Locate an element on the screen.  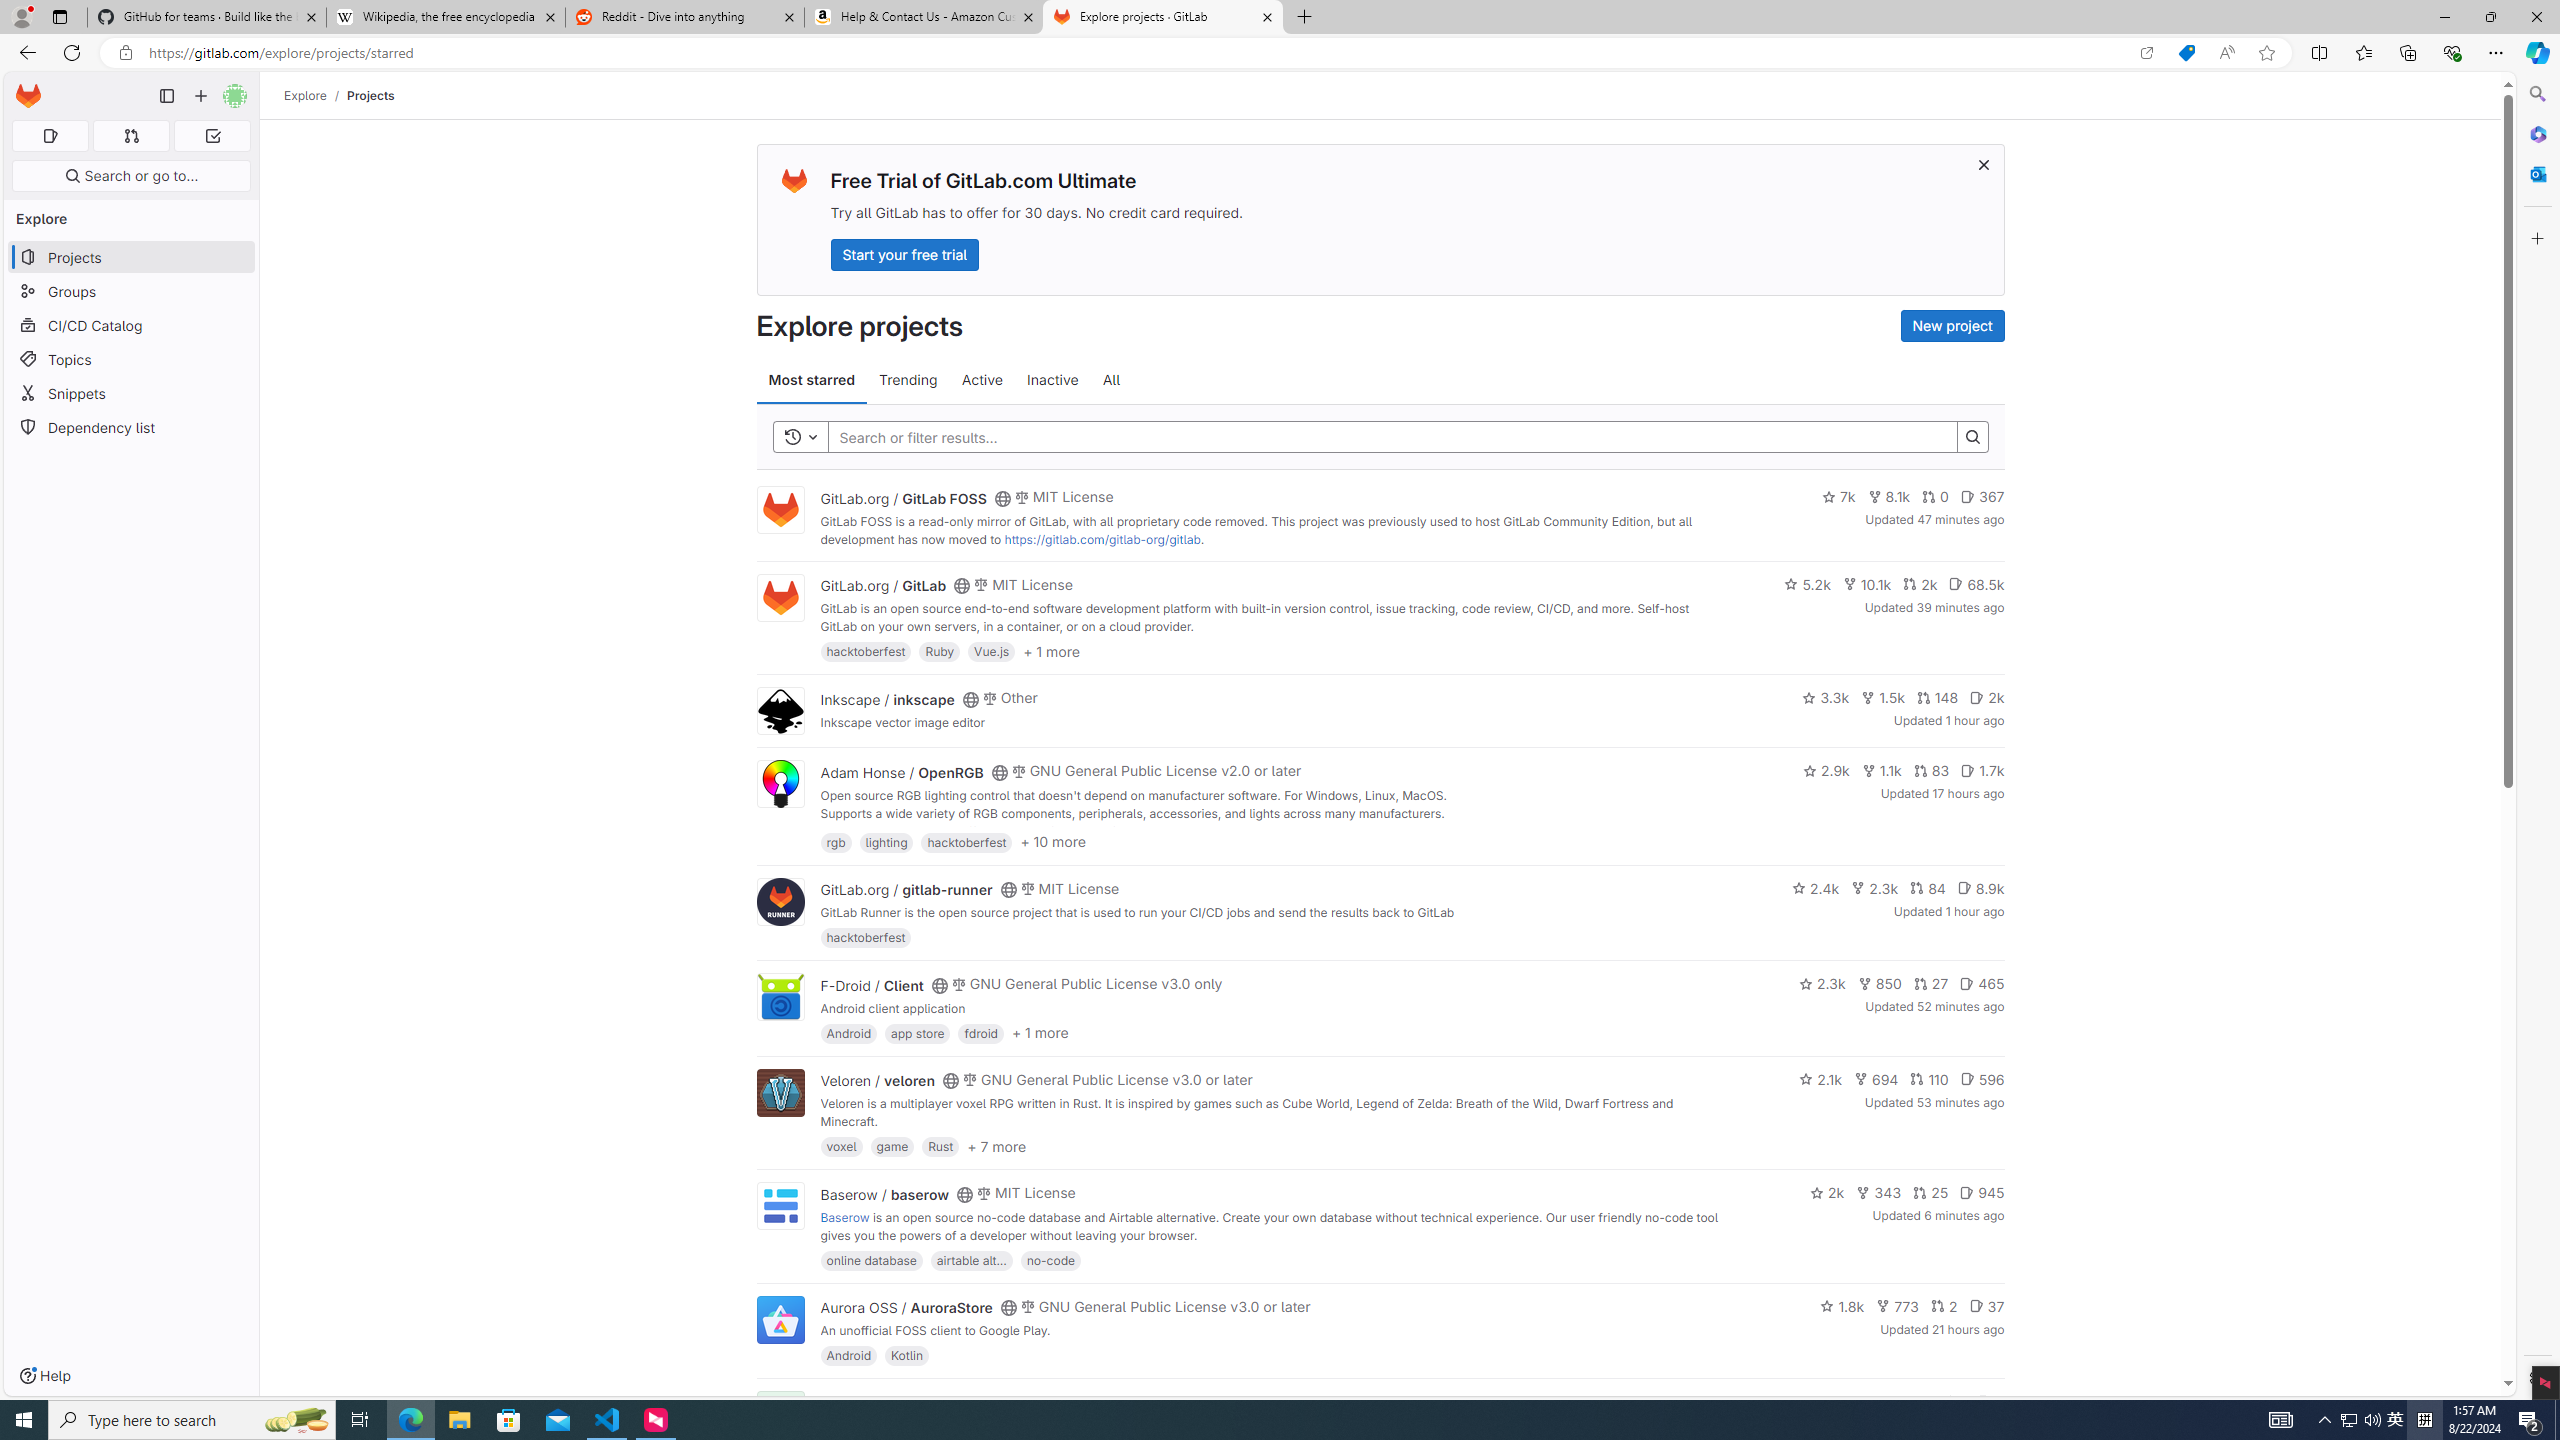
'343' is located at coordinates (1879, 1192).